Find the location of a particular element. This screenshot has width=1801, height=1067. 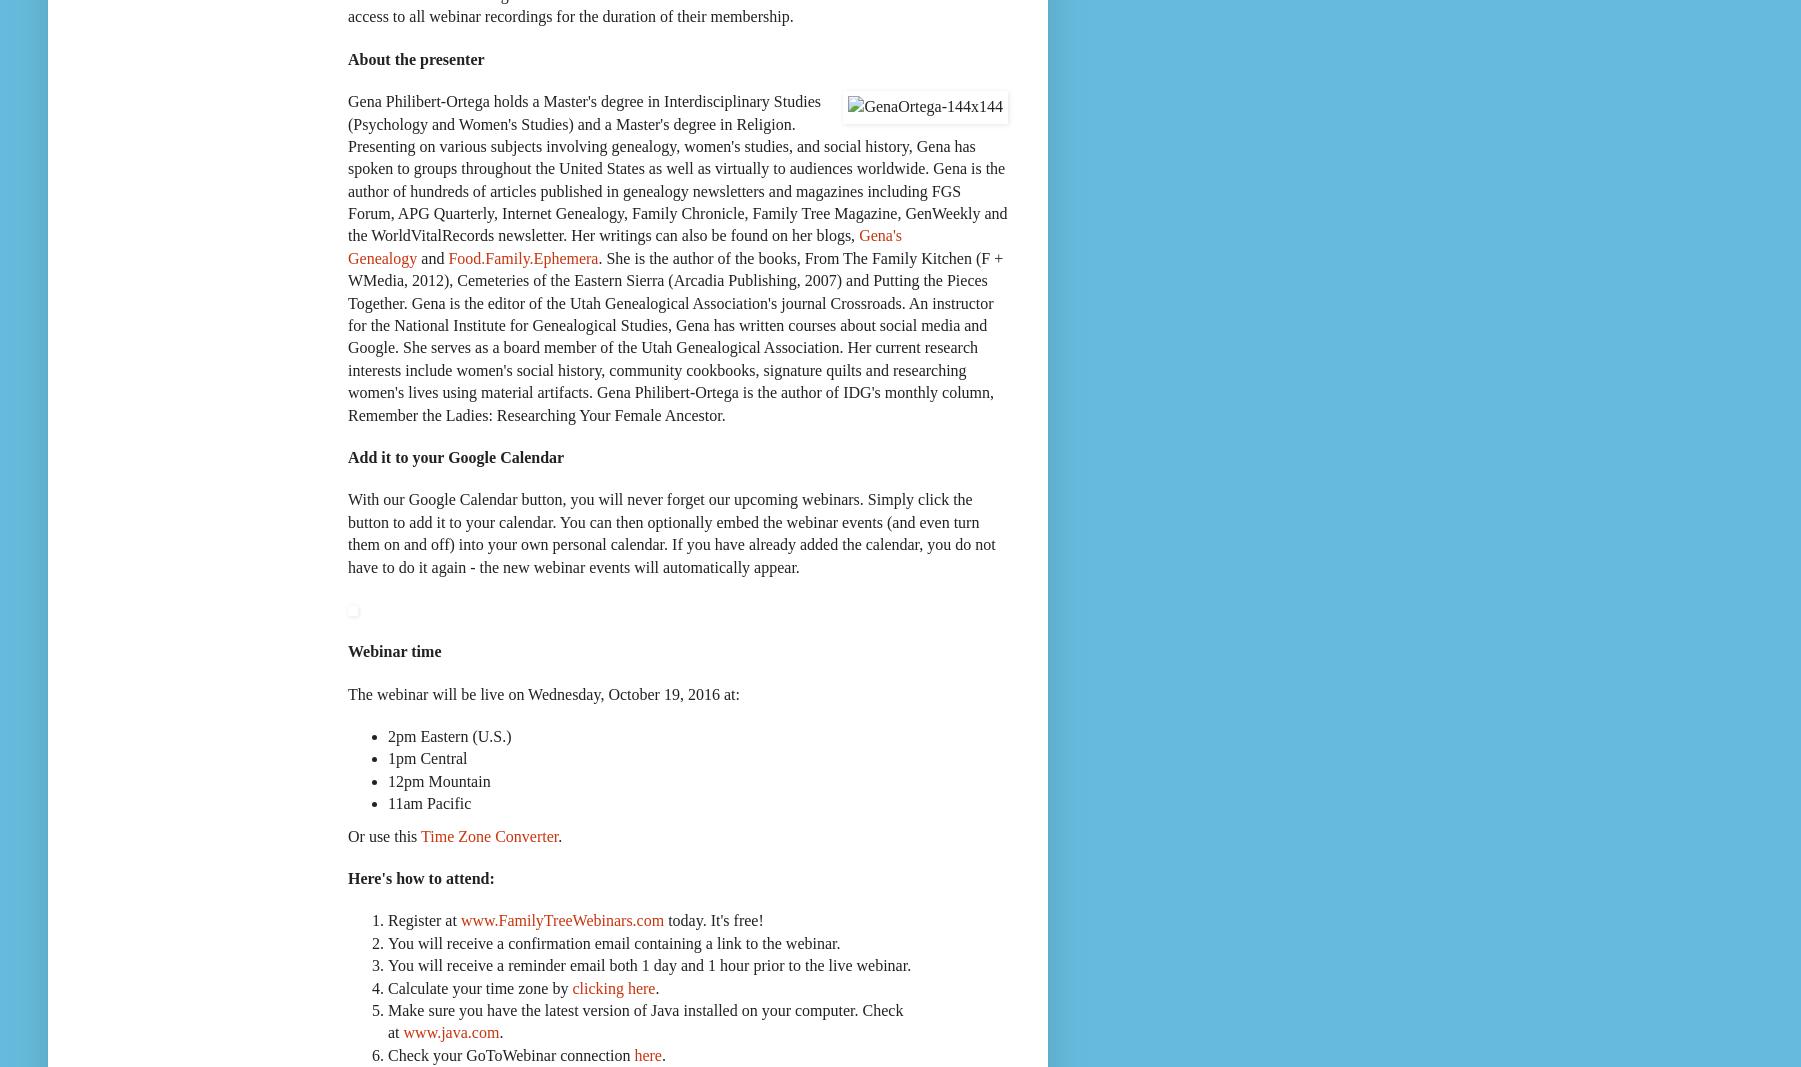

'Register at' is located at coordinates (422, 920).